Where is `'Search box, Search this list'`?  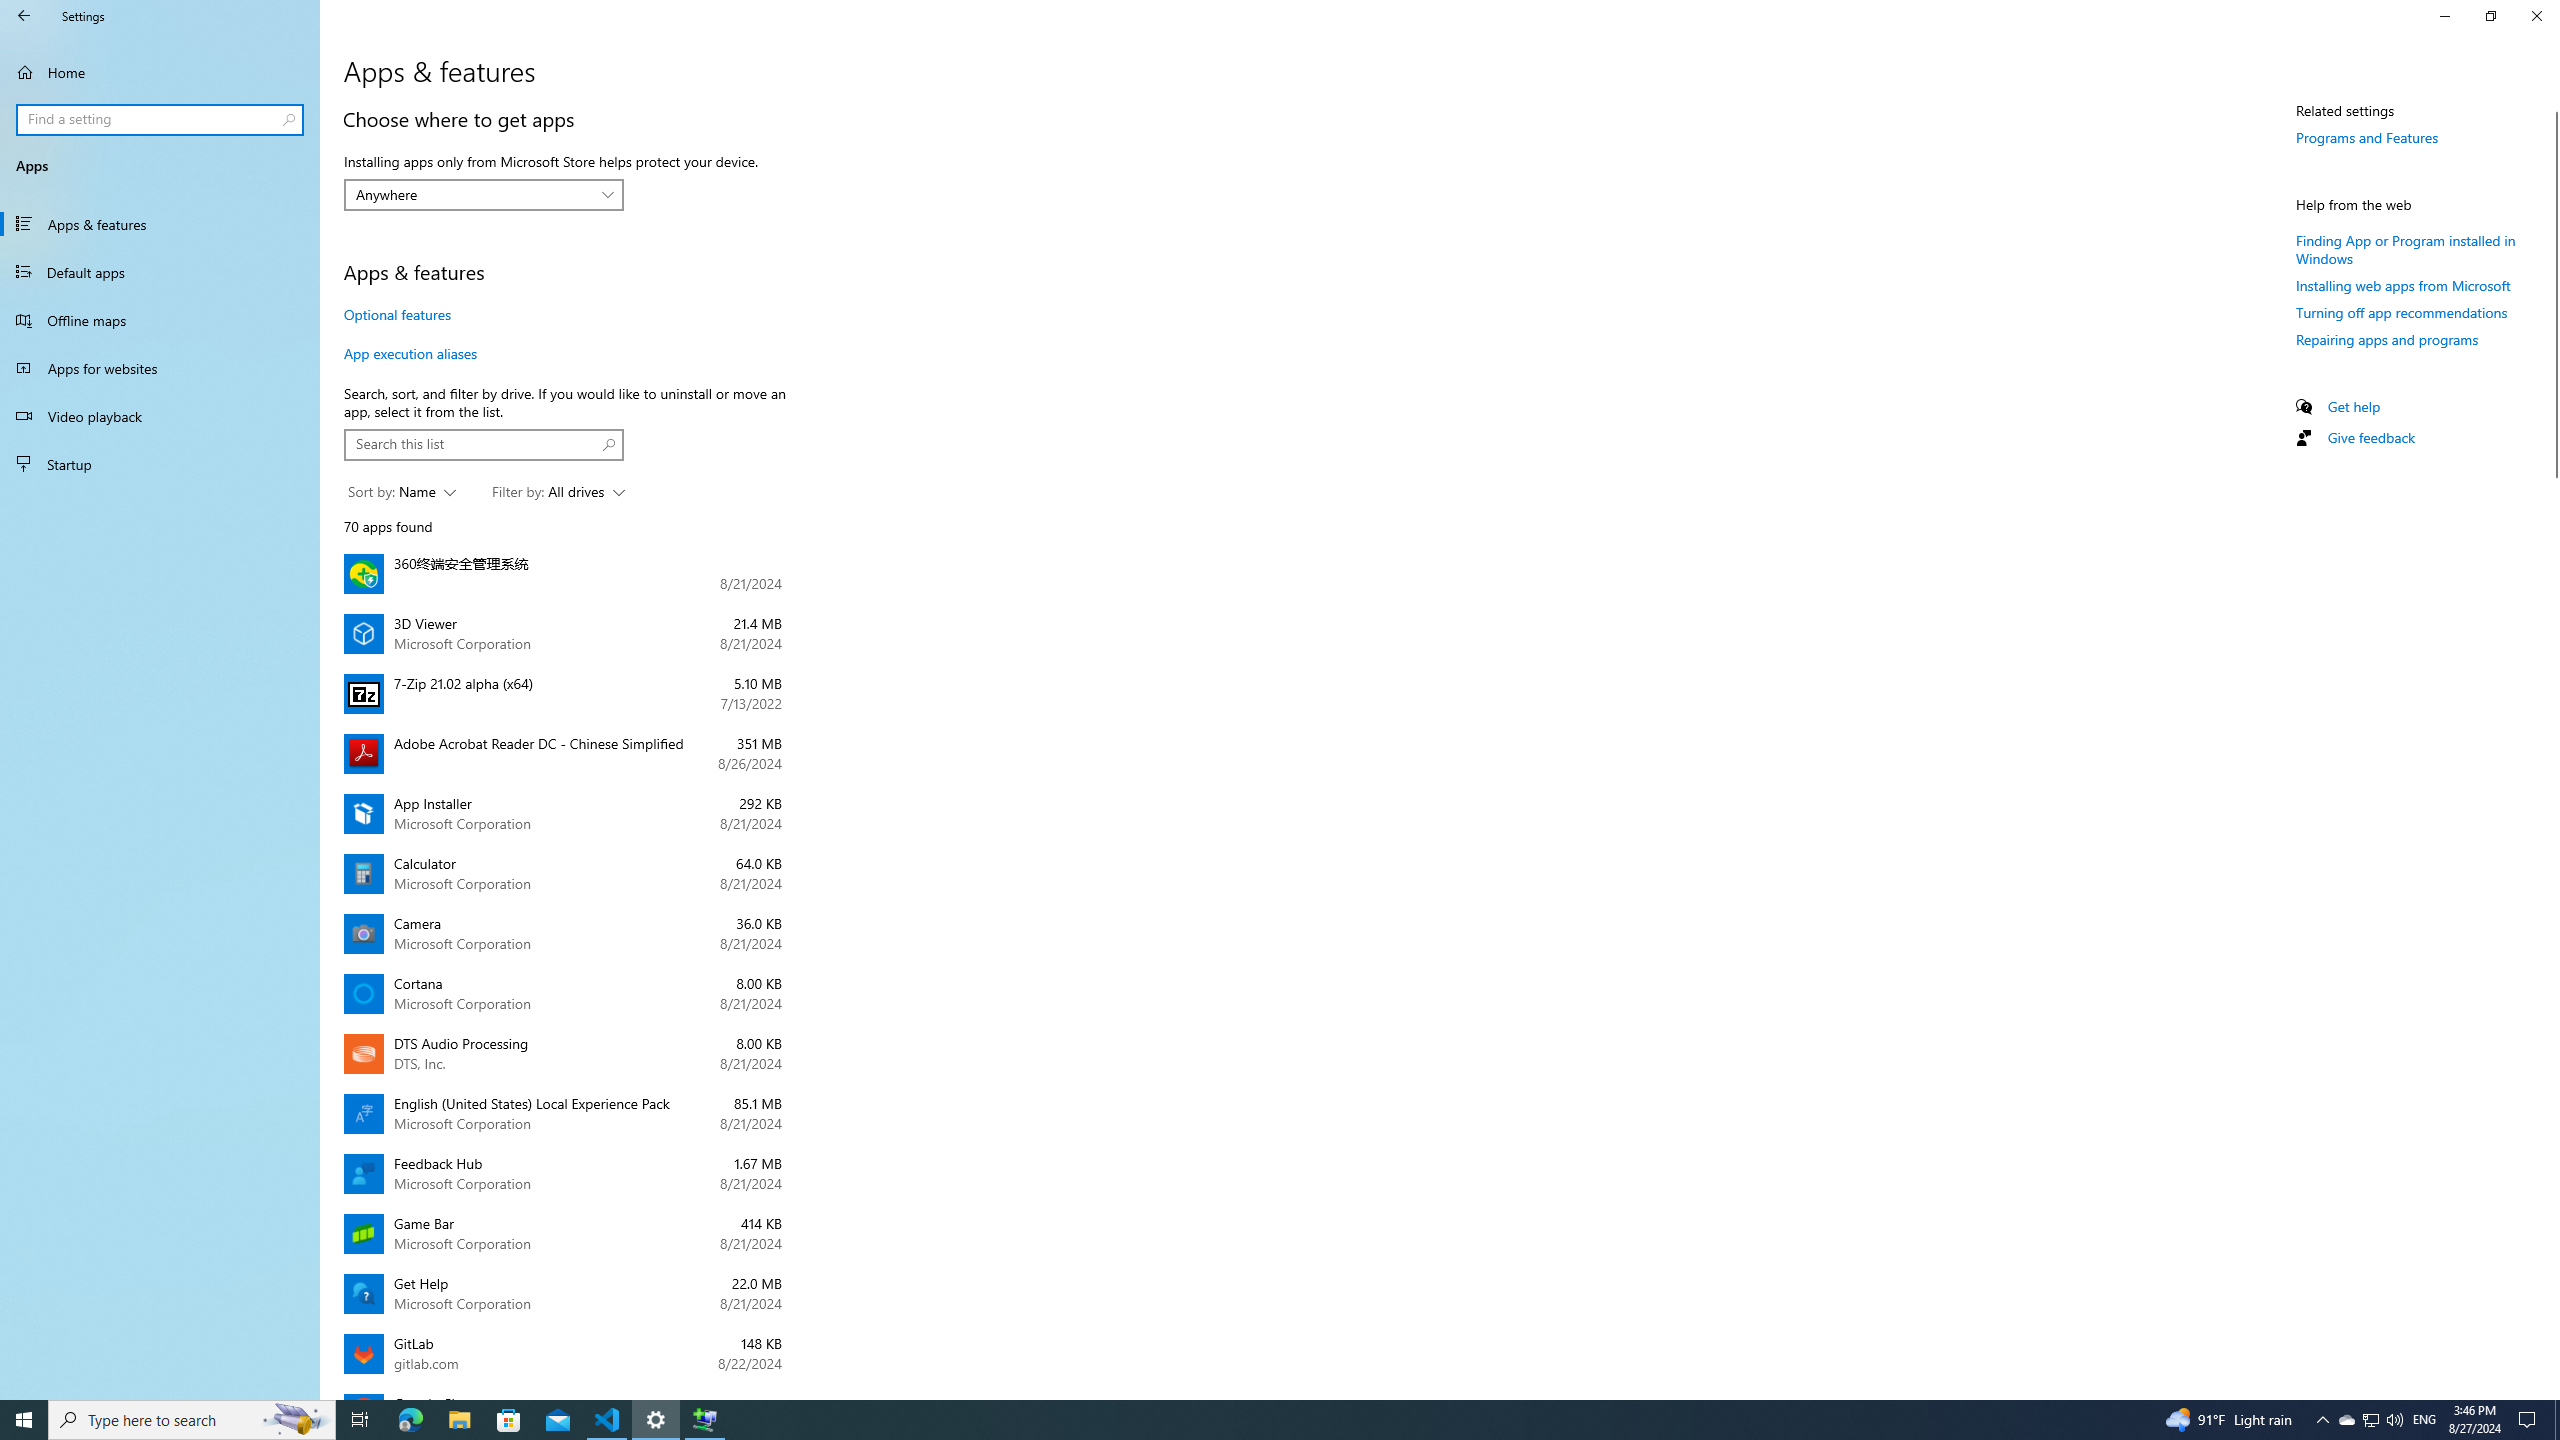
'Search box, Search this list' is located at coordinates (485, 444).